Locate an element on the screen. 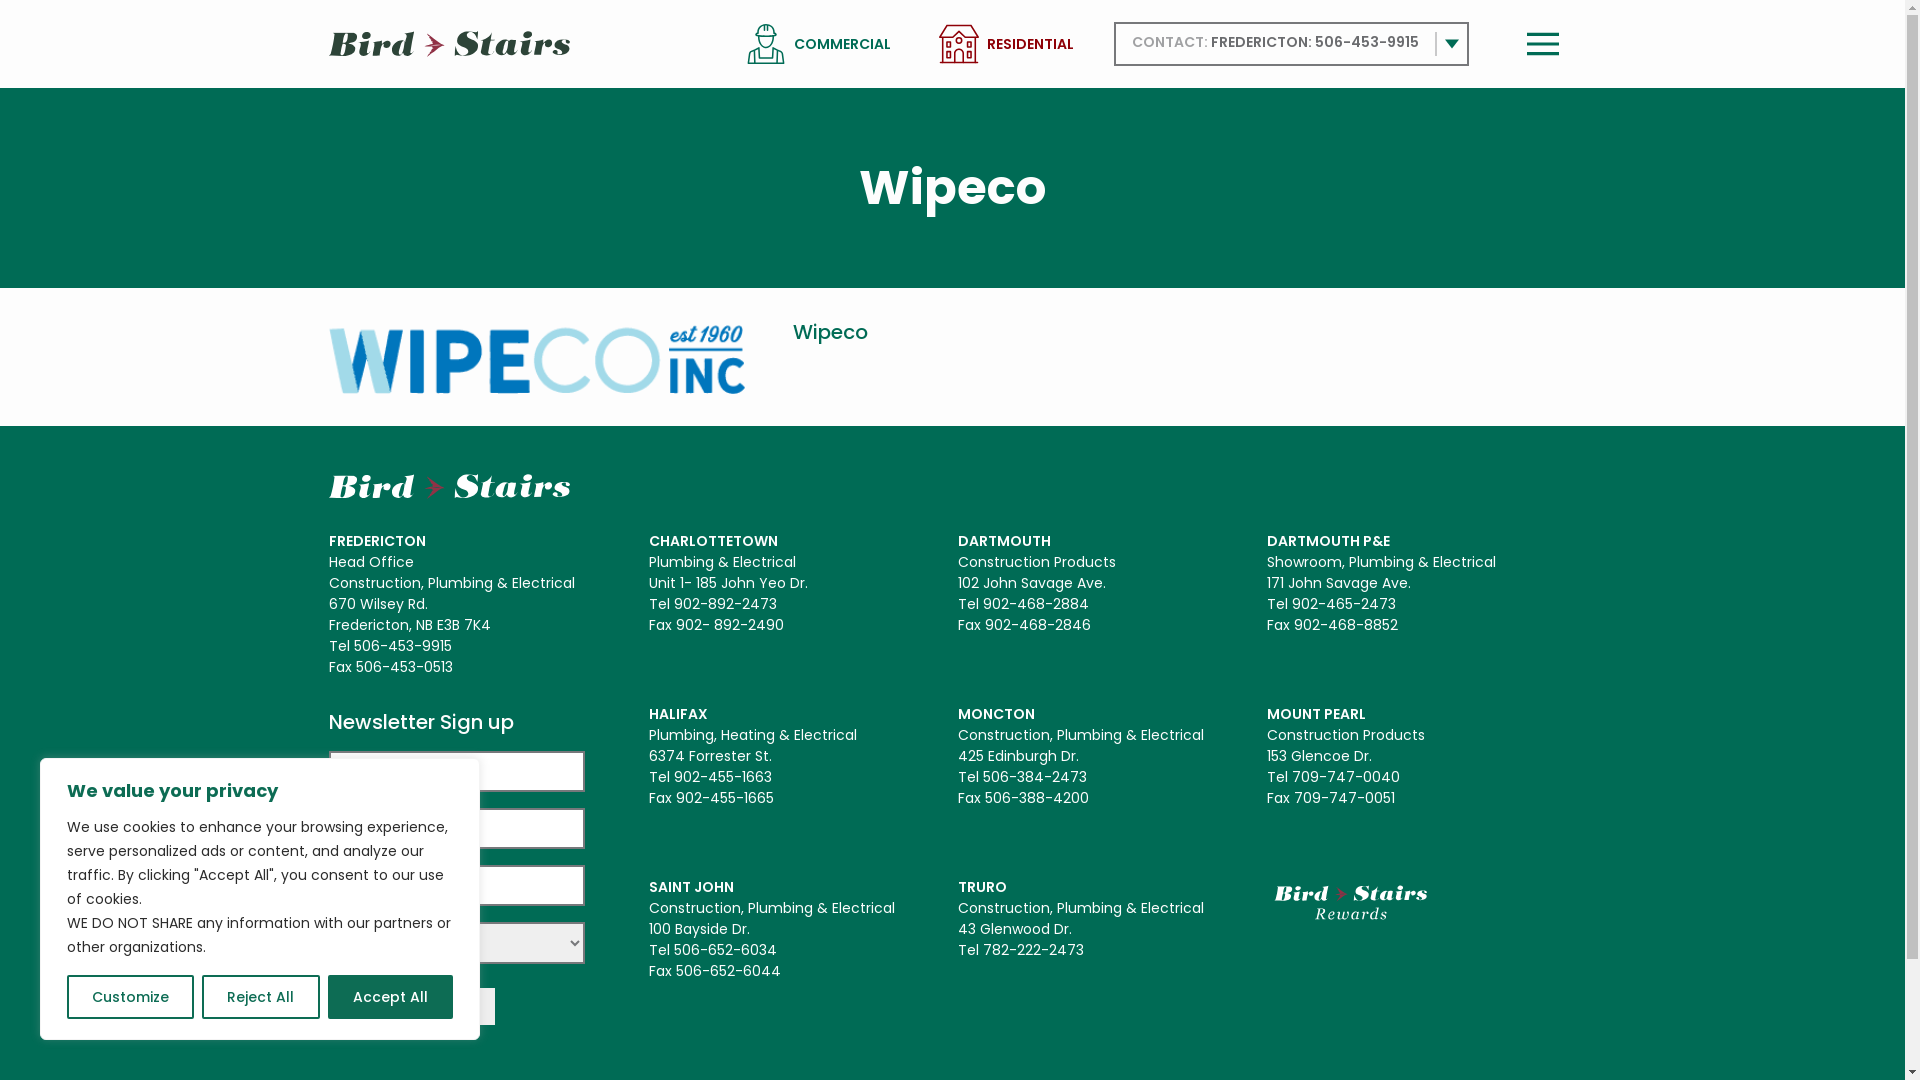  'Subscribe' is located at coordinates (410, 1006).